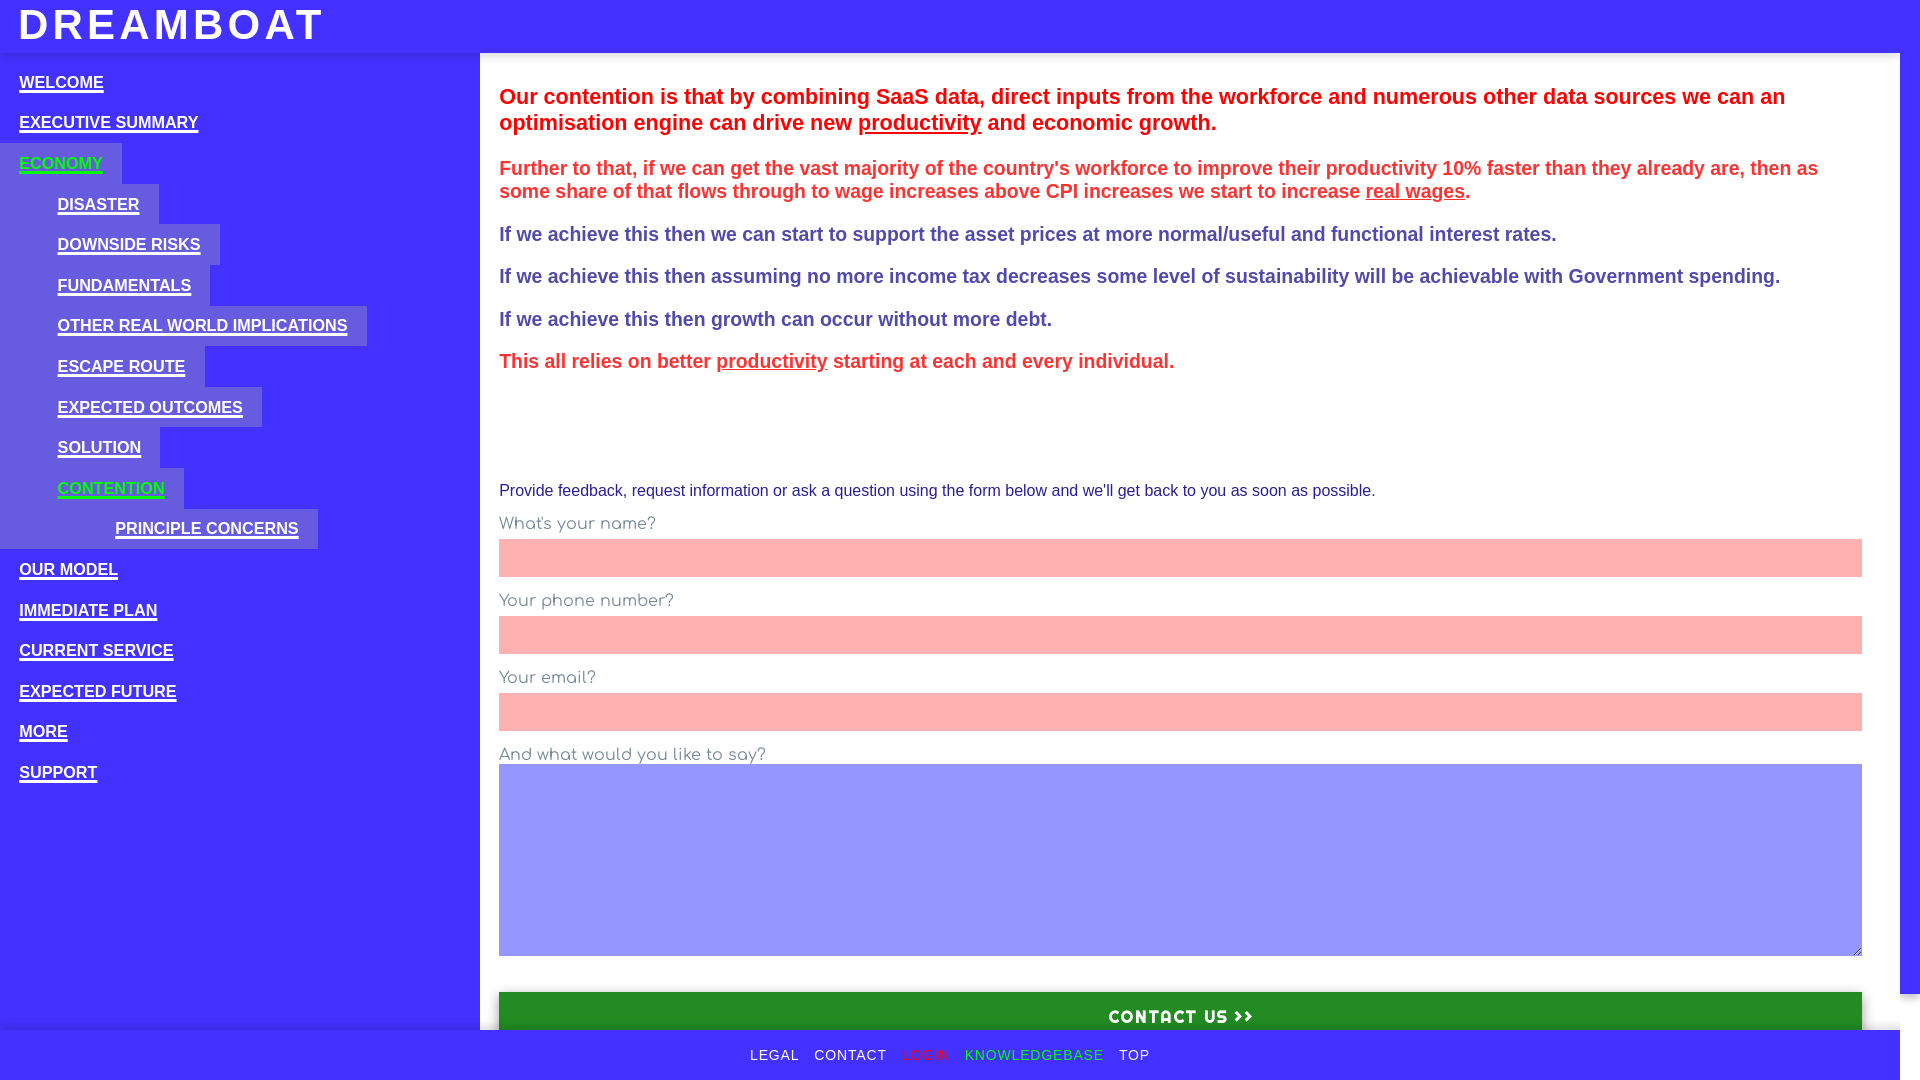 This screenshot has height=1080, width=1920. What do you see at coordinates (129, 406) in the screenshot?
I see `'EXPECTED OUTCOMES'` at bounding box center [129, 406].